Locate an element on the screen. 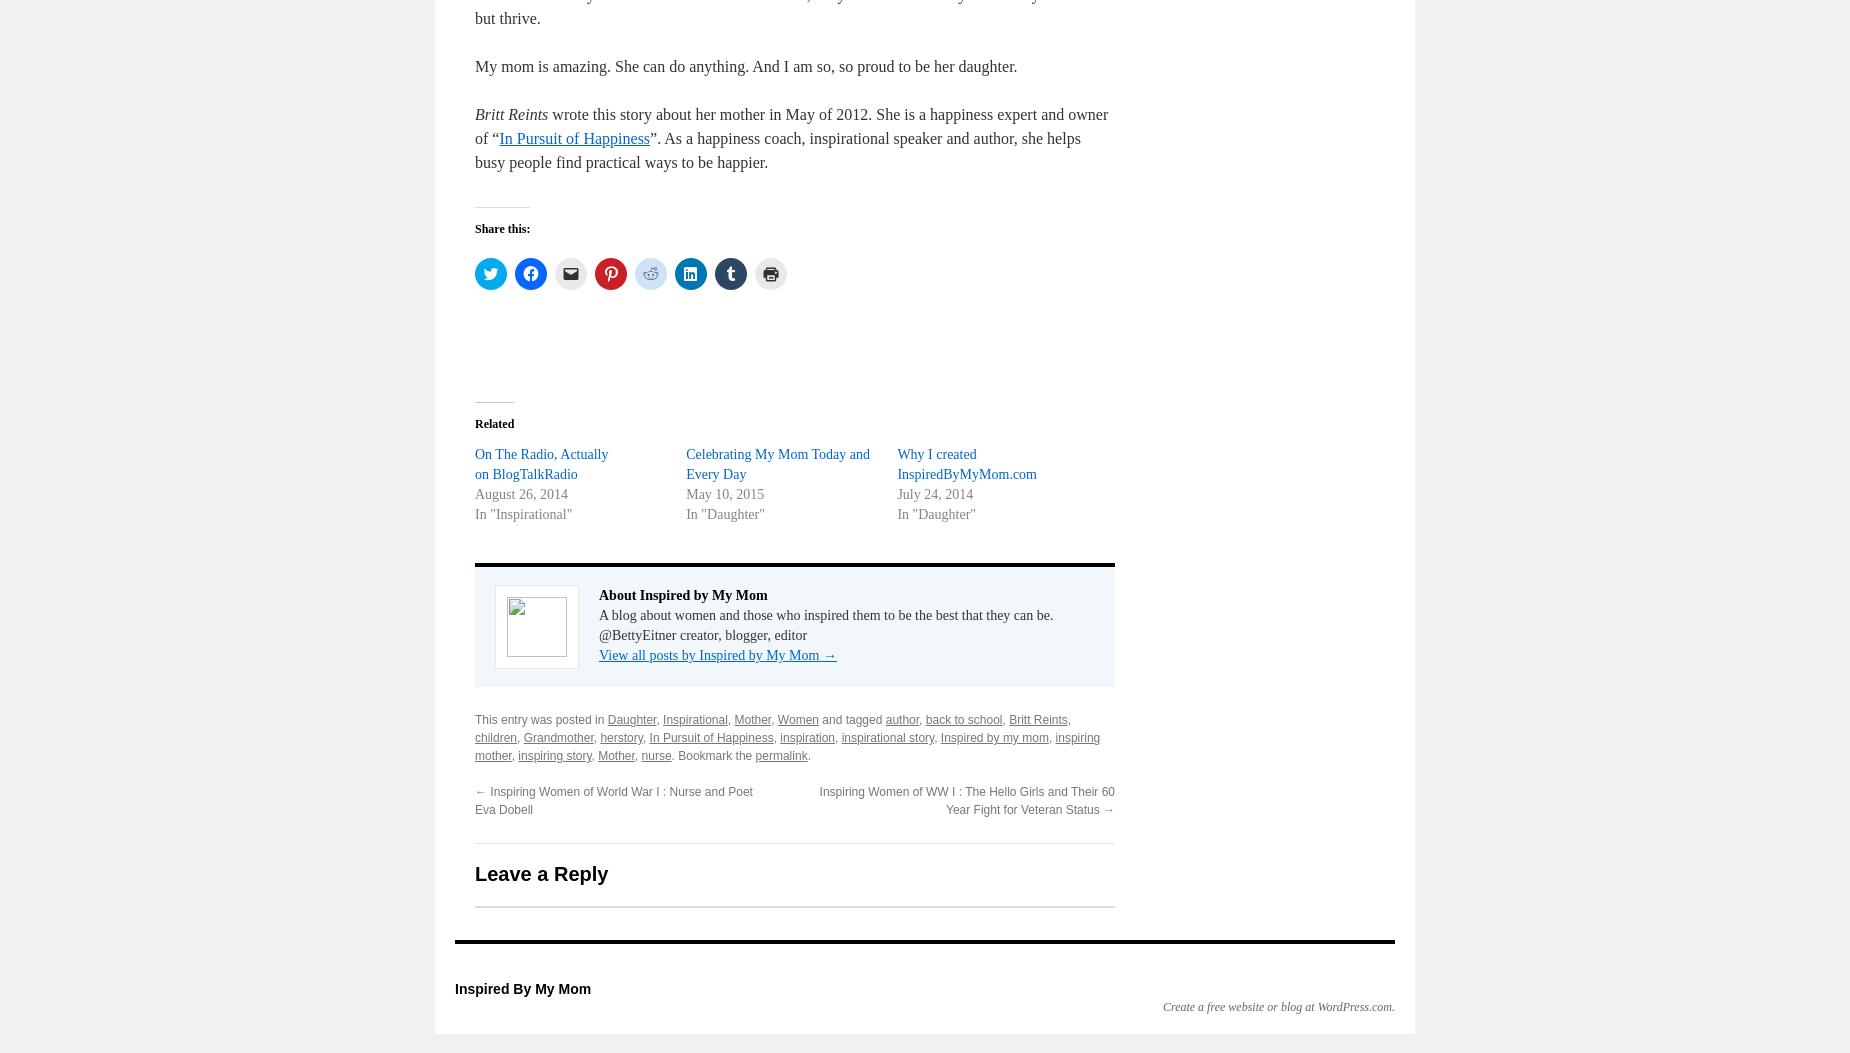 This screenshot has height=1053, width=1850. 'herstory' is located at coordinates (621, 737).